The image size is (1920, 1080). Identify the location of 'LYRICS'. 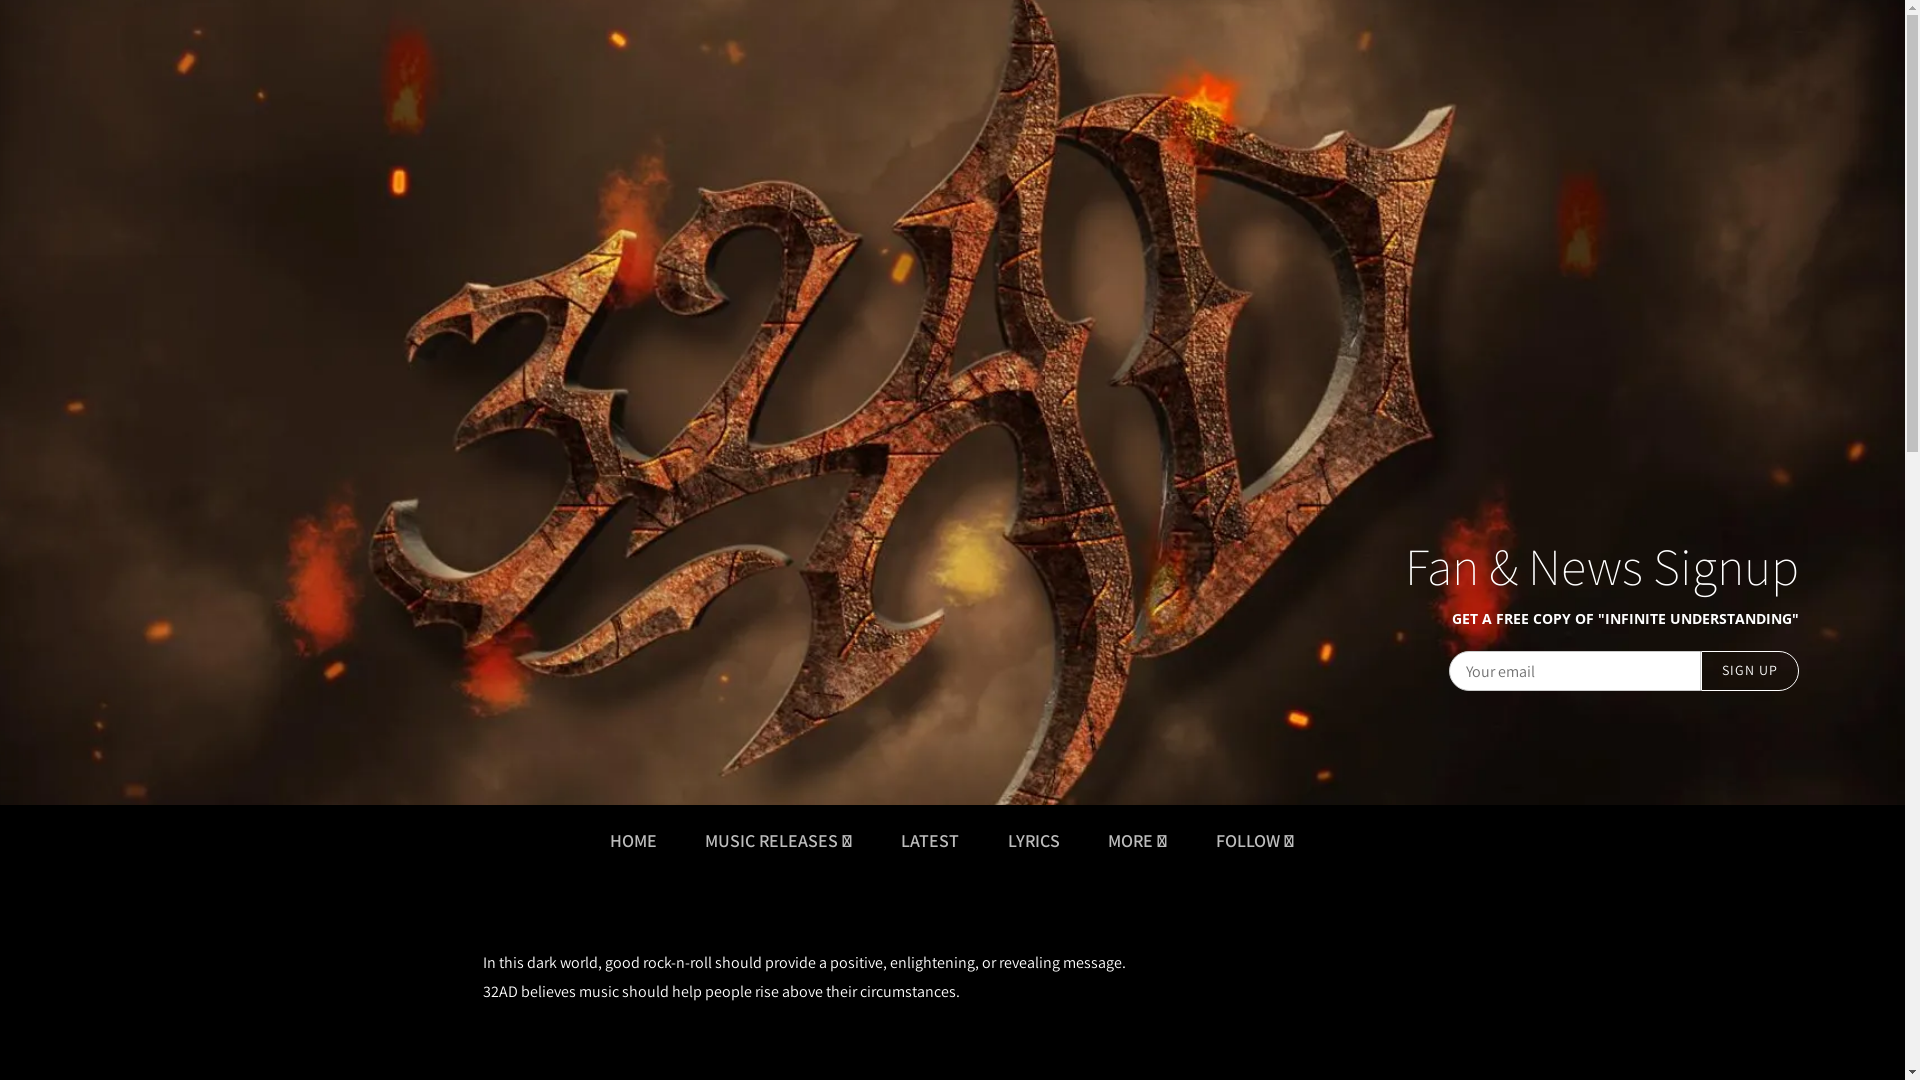
(1033, 840).